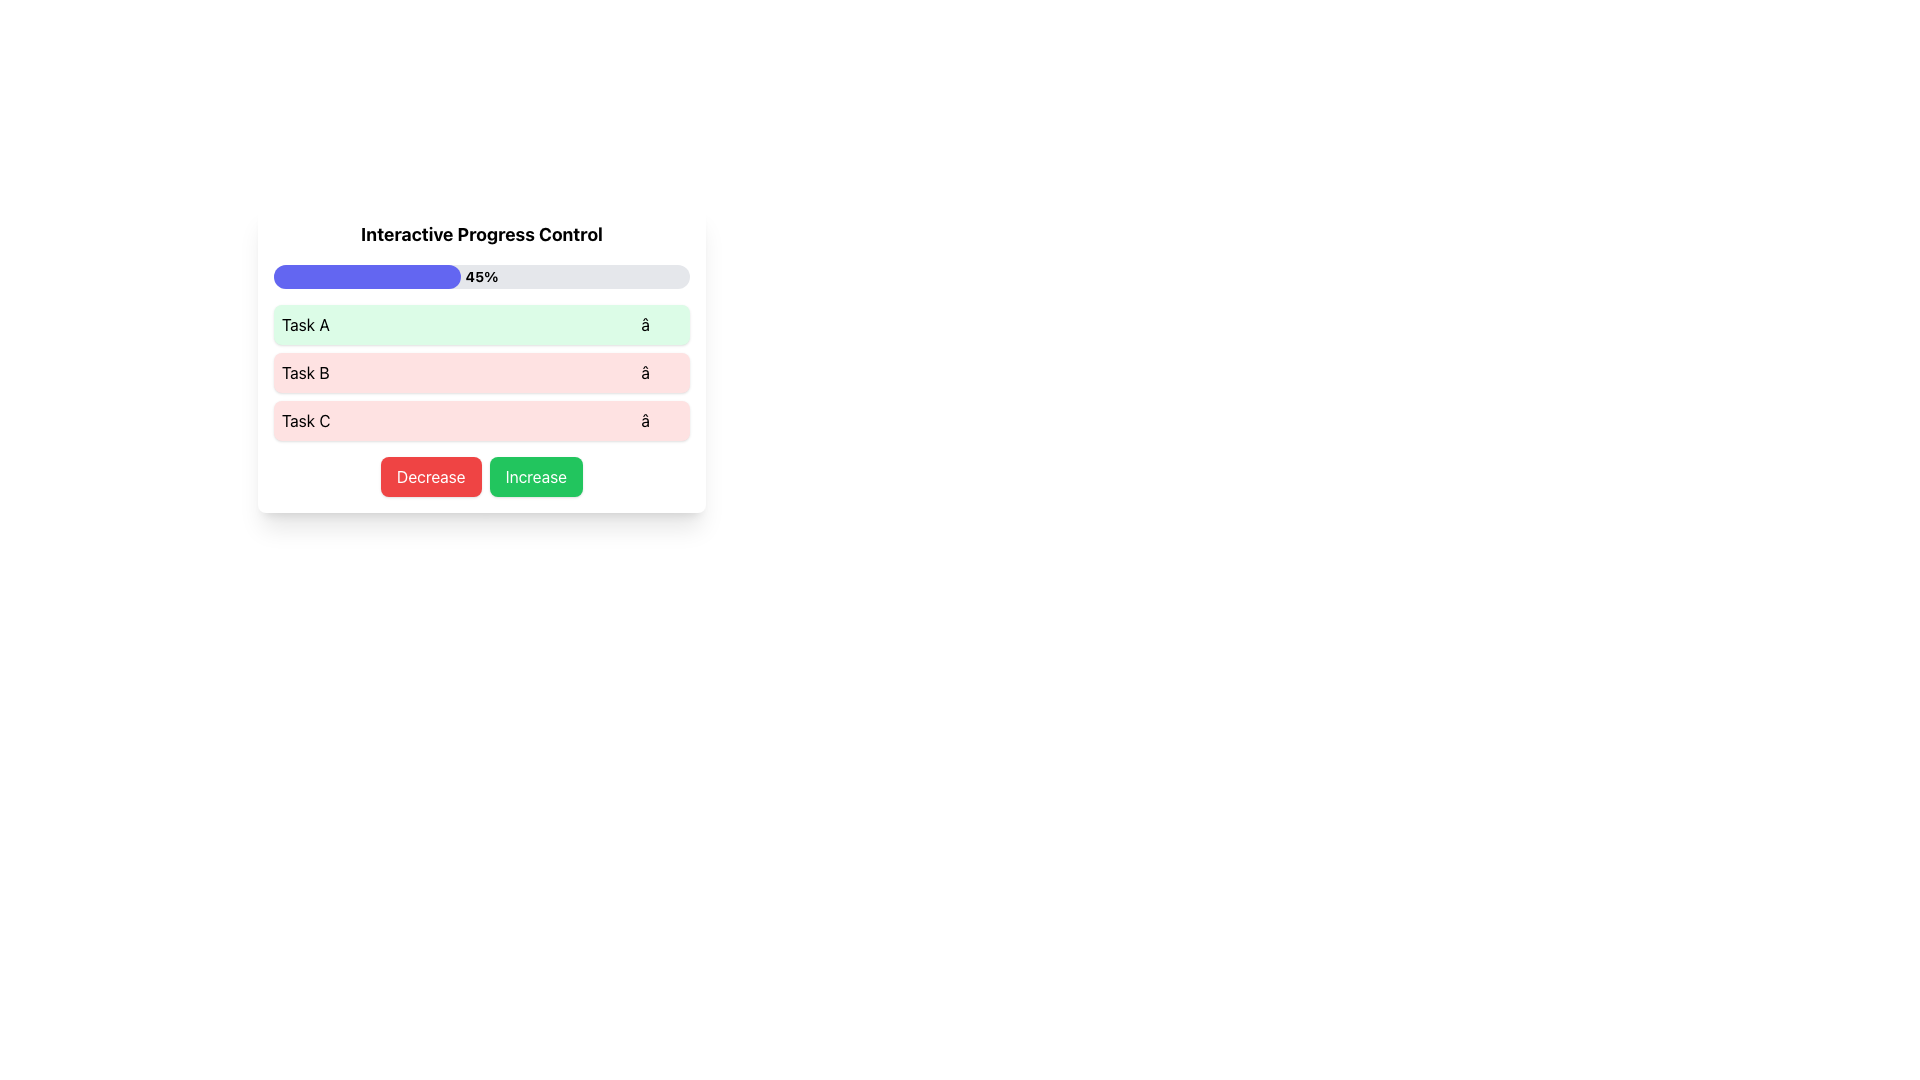  Describe the element at coordinates (430, 477) in the screenshot. I see `the 'Decrease' button located at the center bottom of the section, which is the first button from the left among two buttons` at that location.